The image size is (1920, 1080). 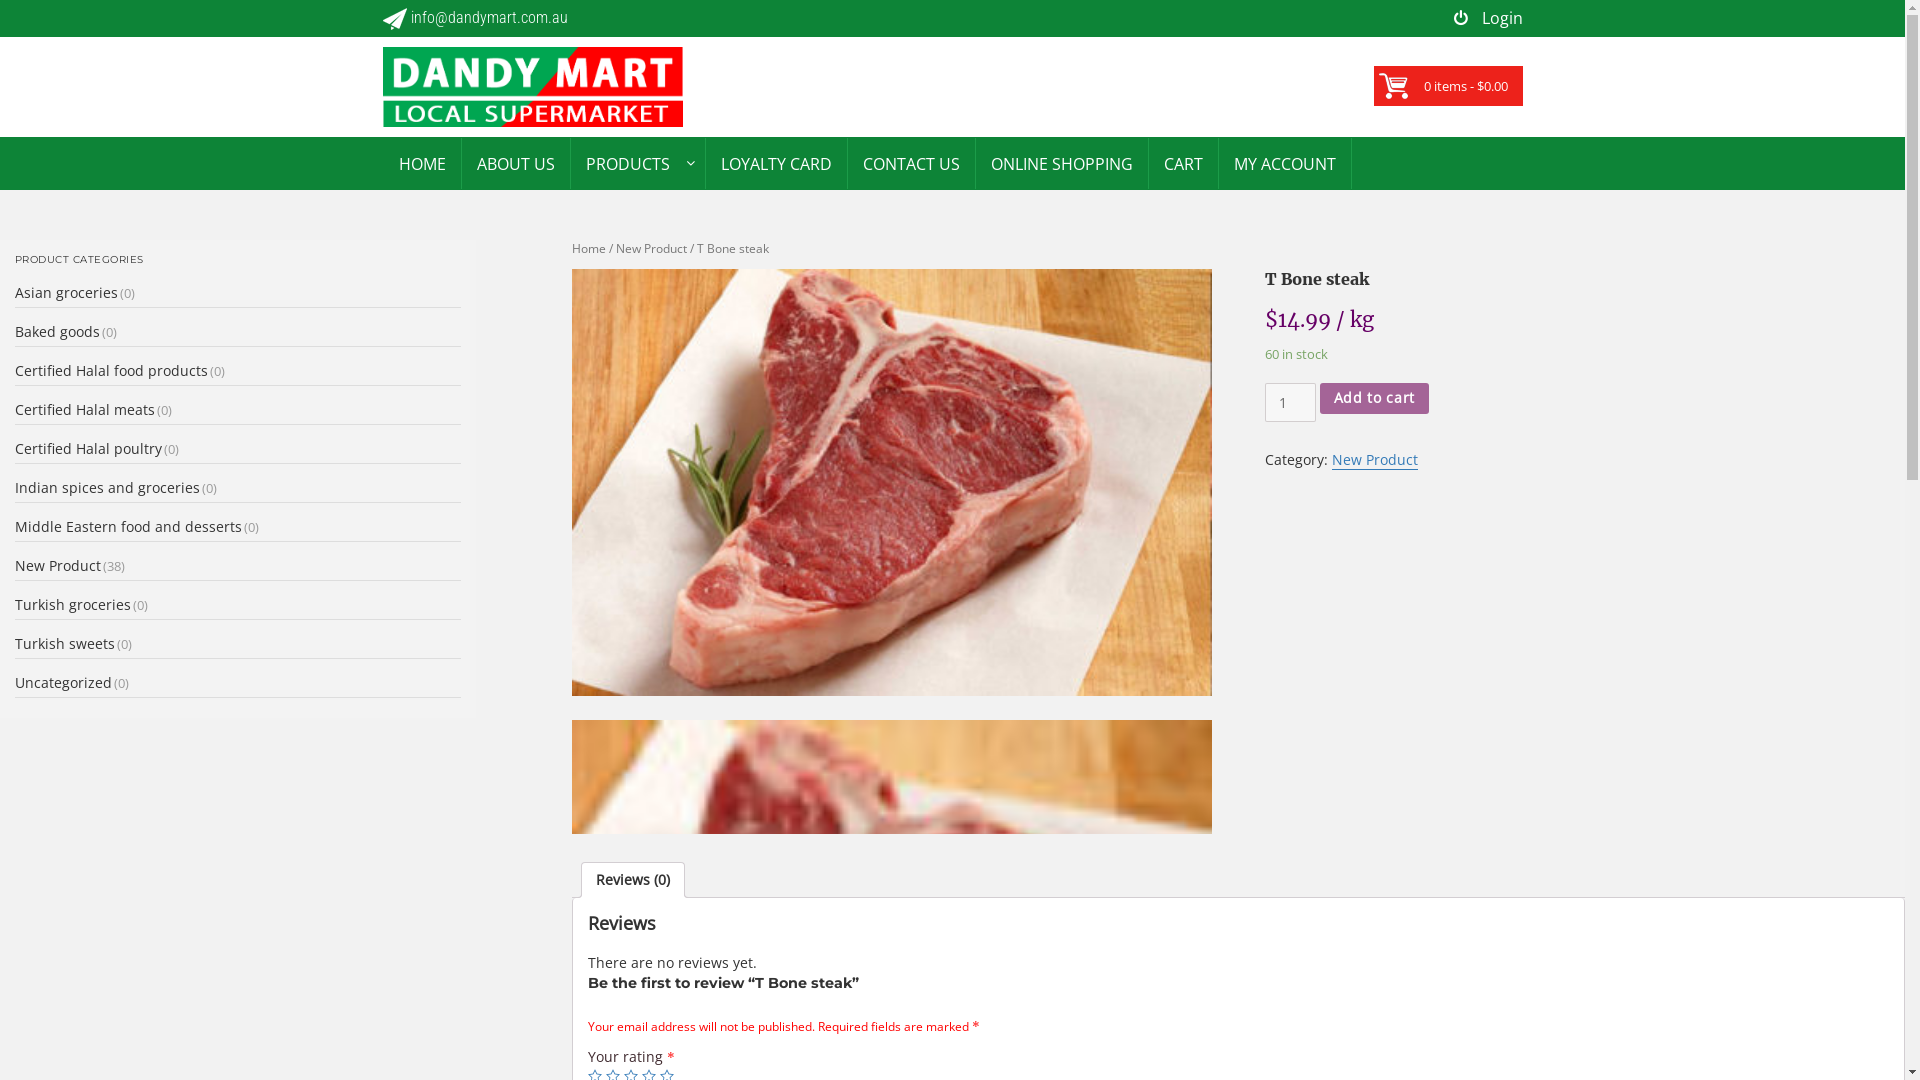 What do you see at coordinates (87, 447) in the screenshot?
I see `'Certified Halal poultry'` at bounding box center [87, 447].